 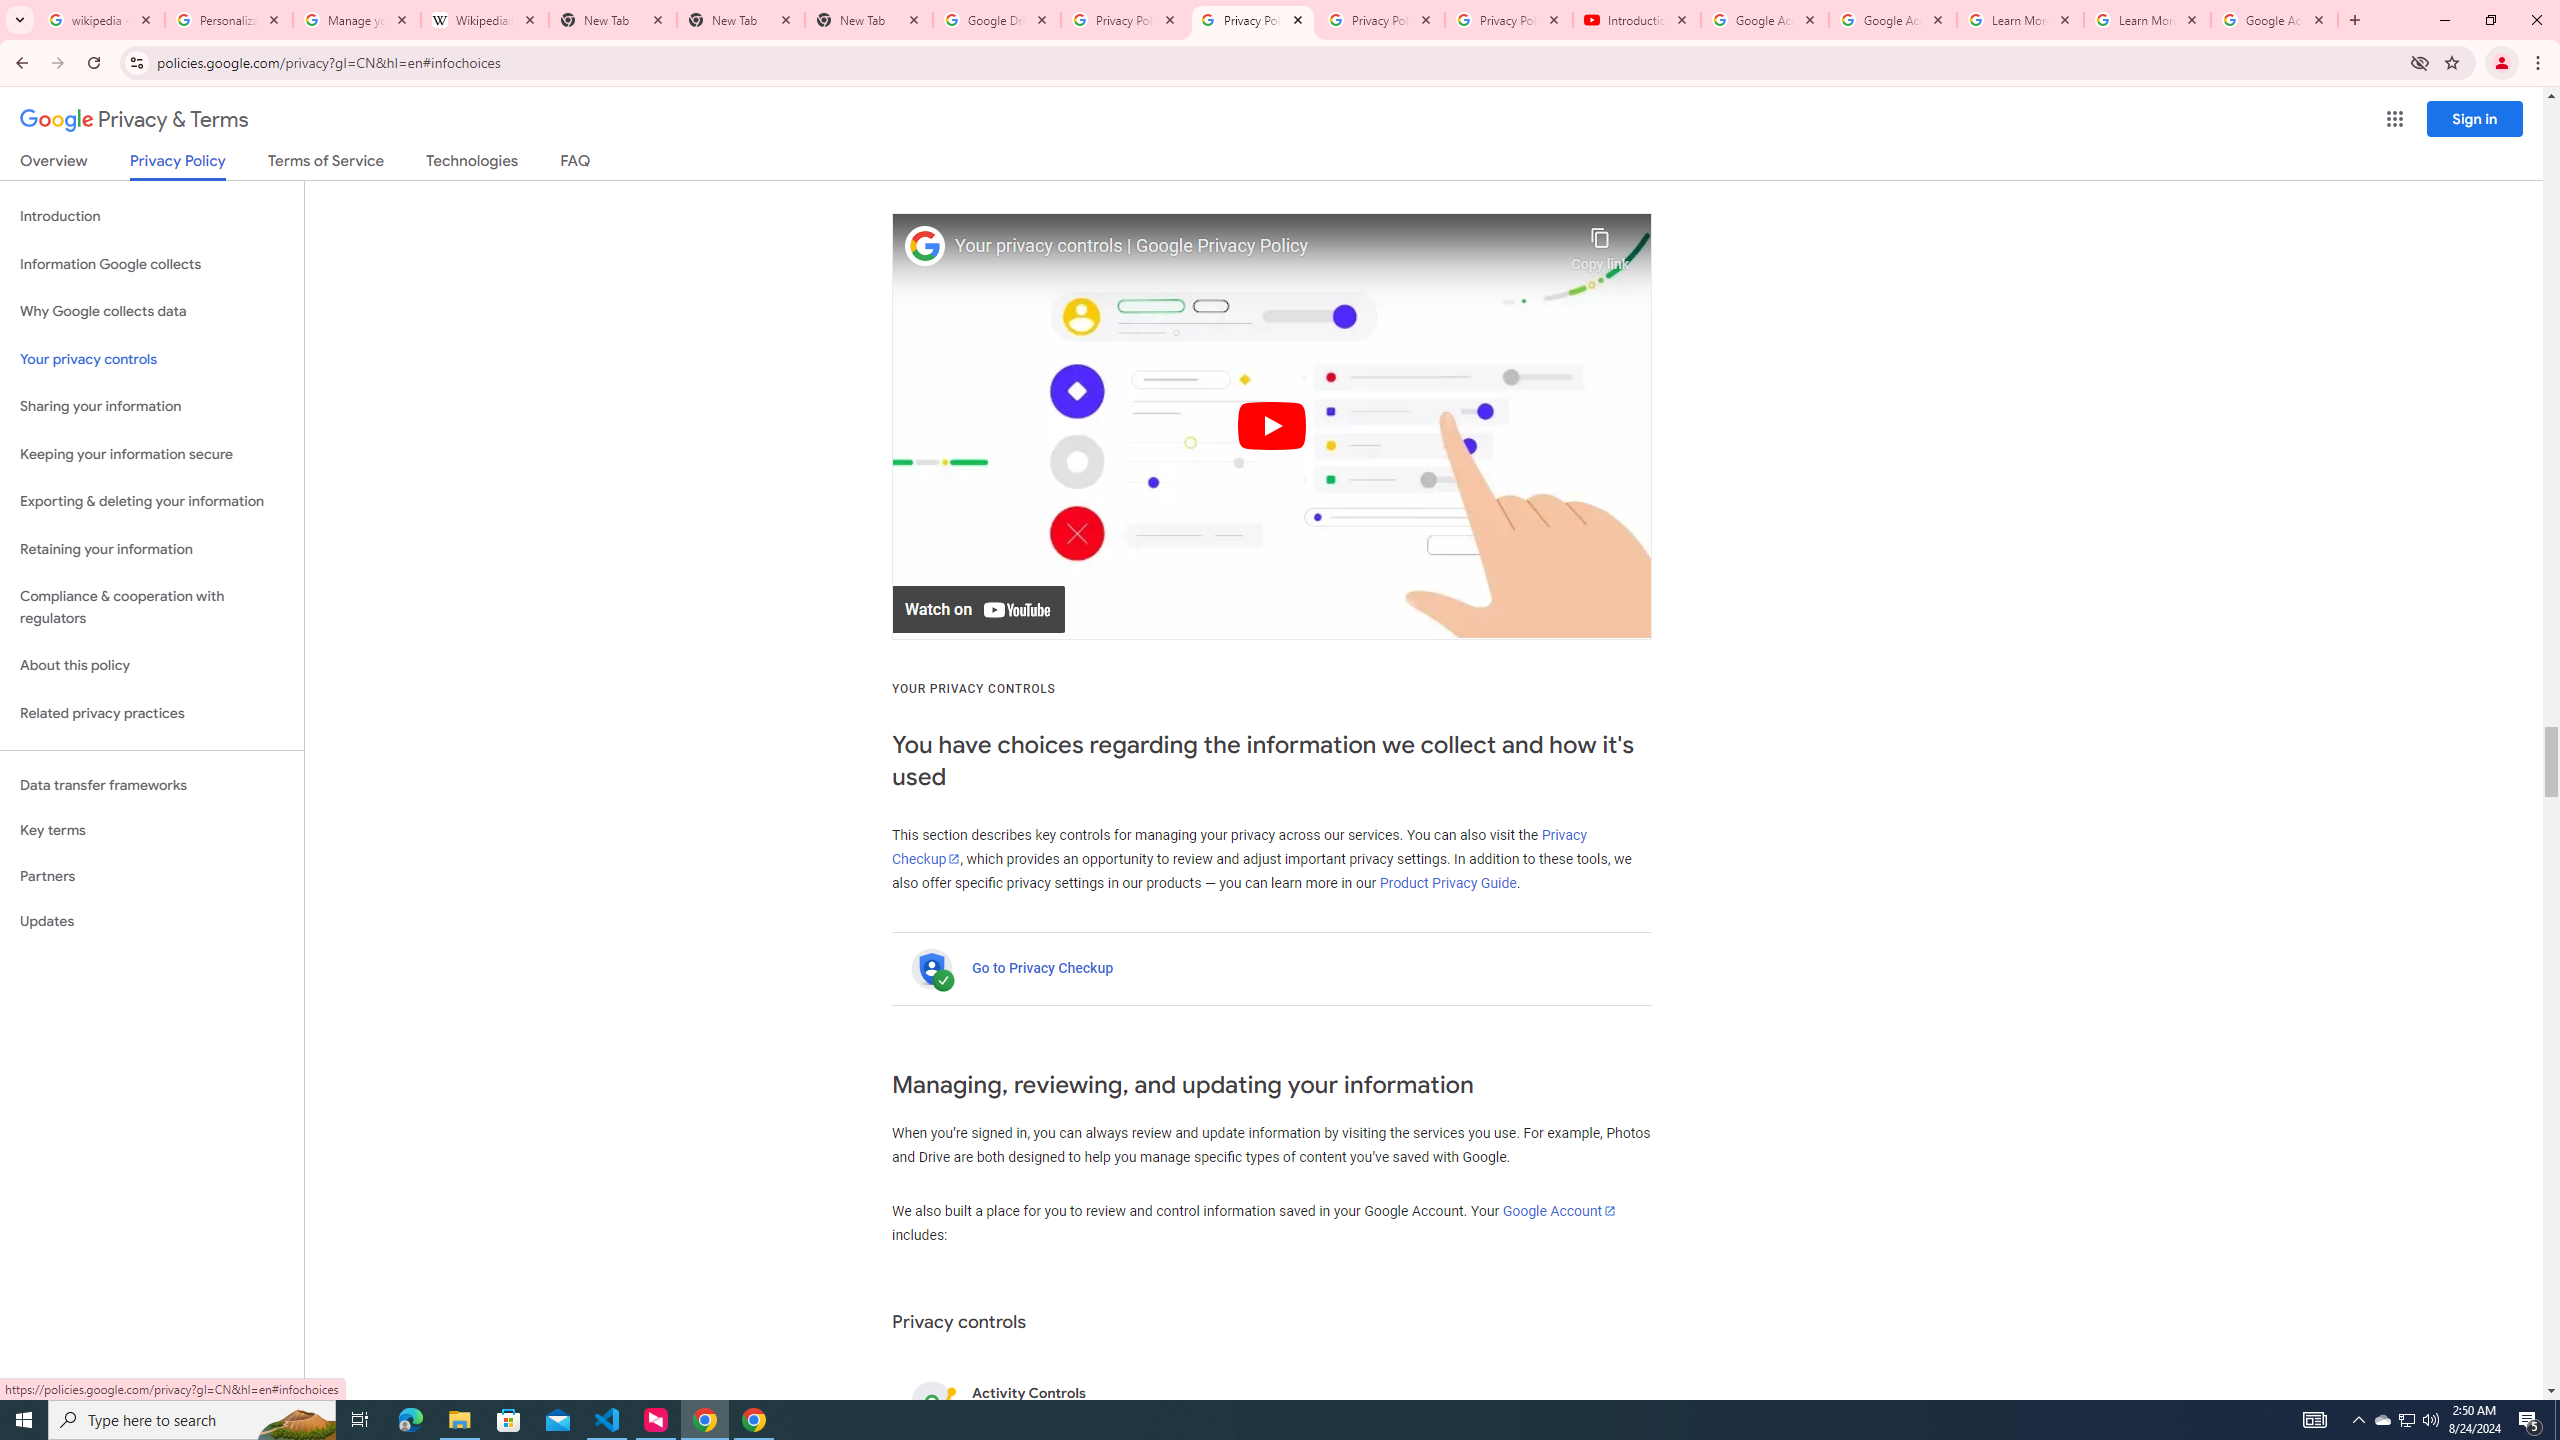 I want to click on 'Retaining your information', so click(x=151, y=549).